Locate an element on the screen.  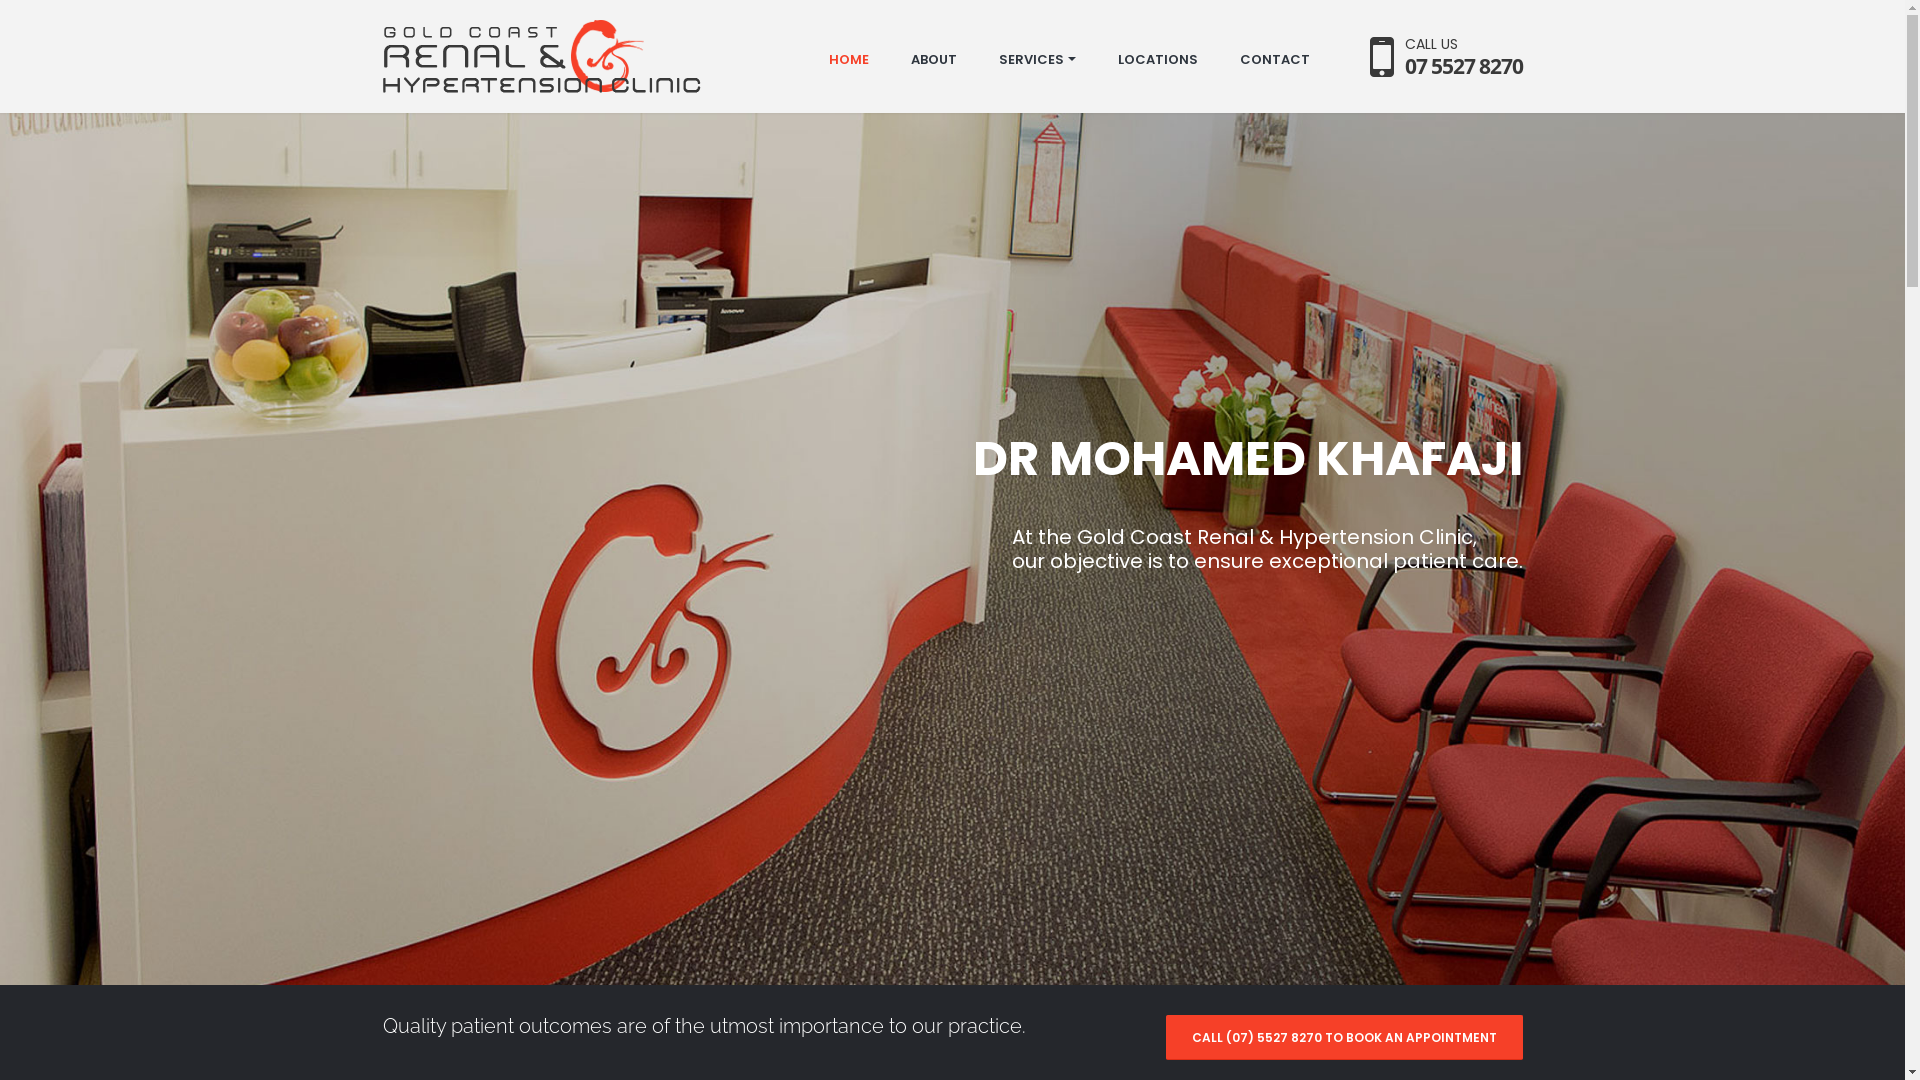
'LOCATIONS' is located at coordinates (1157, 59).